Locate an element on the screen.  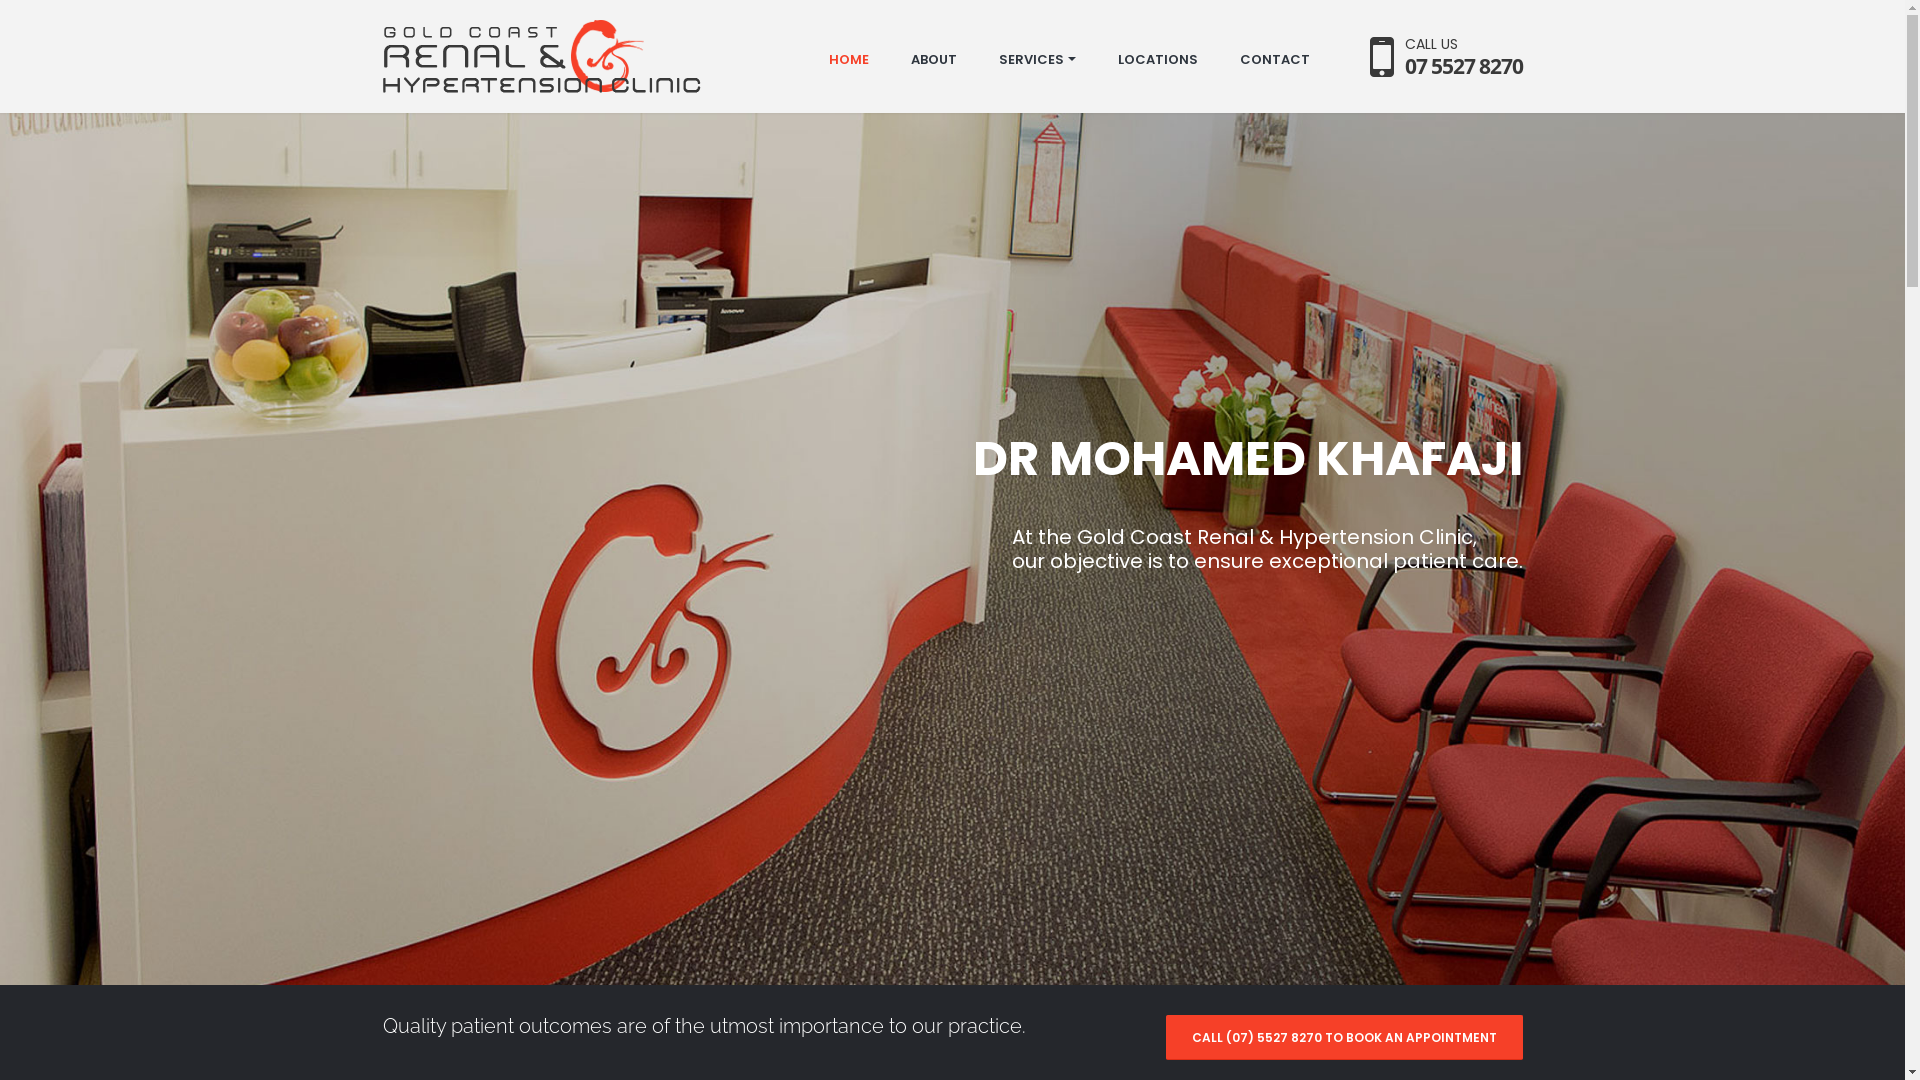
'LOCATIONS' is located at coordinates (1157, 59).